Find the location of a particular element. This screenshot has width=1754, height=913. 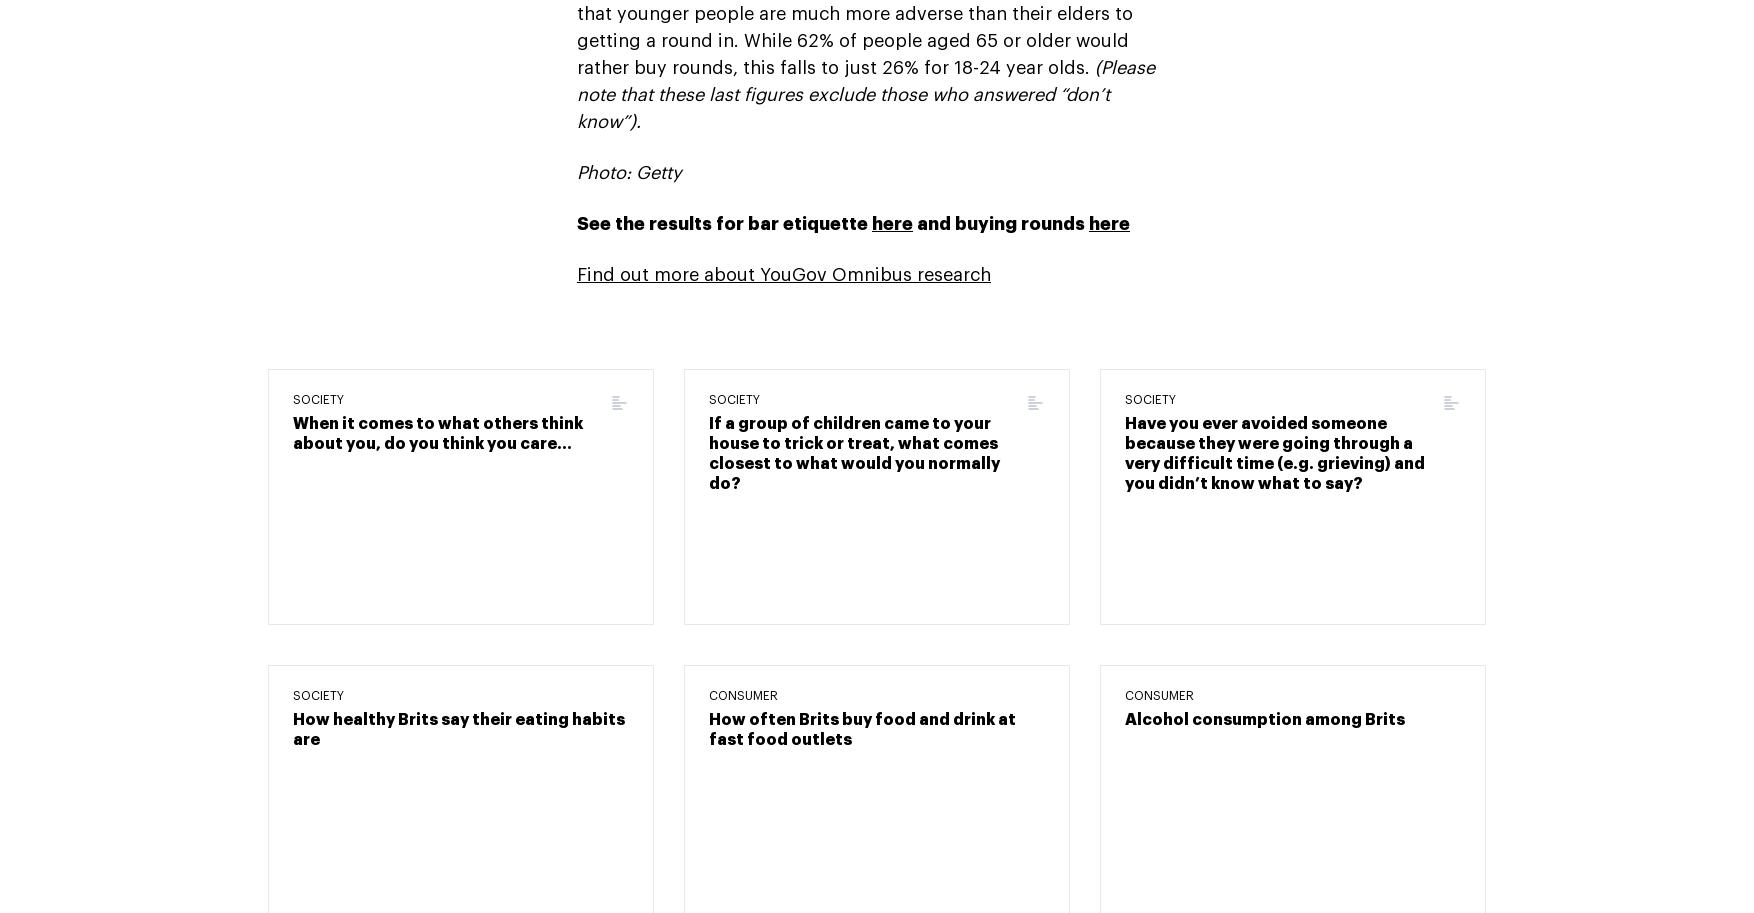

'How healthy Brits say their eating habits are' is located at coordinates (458, 728).